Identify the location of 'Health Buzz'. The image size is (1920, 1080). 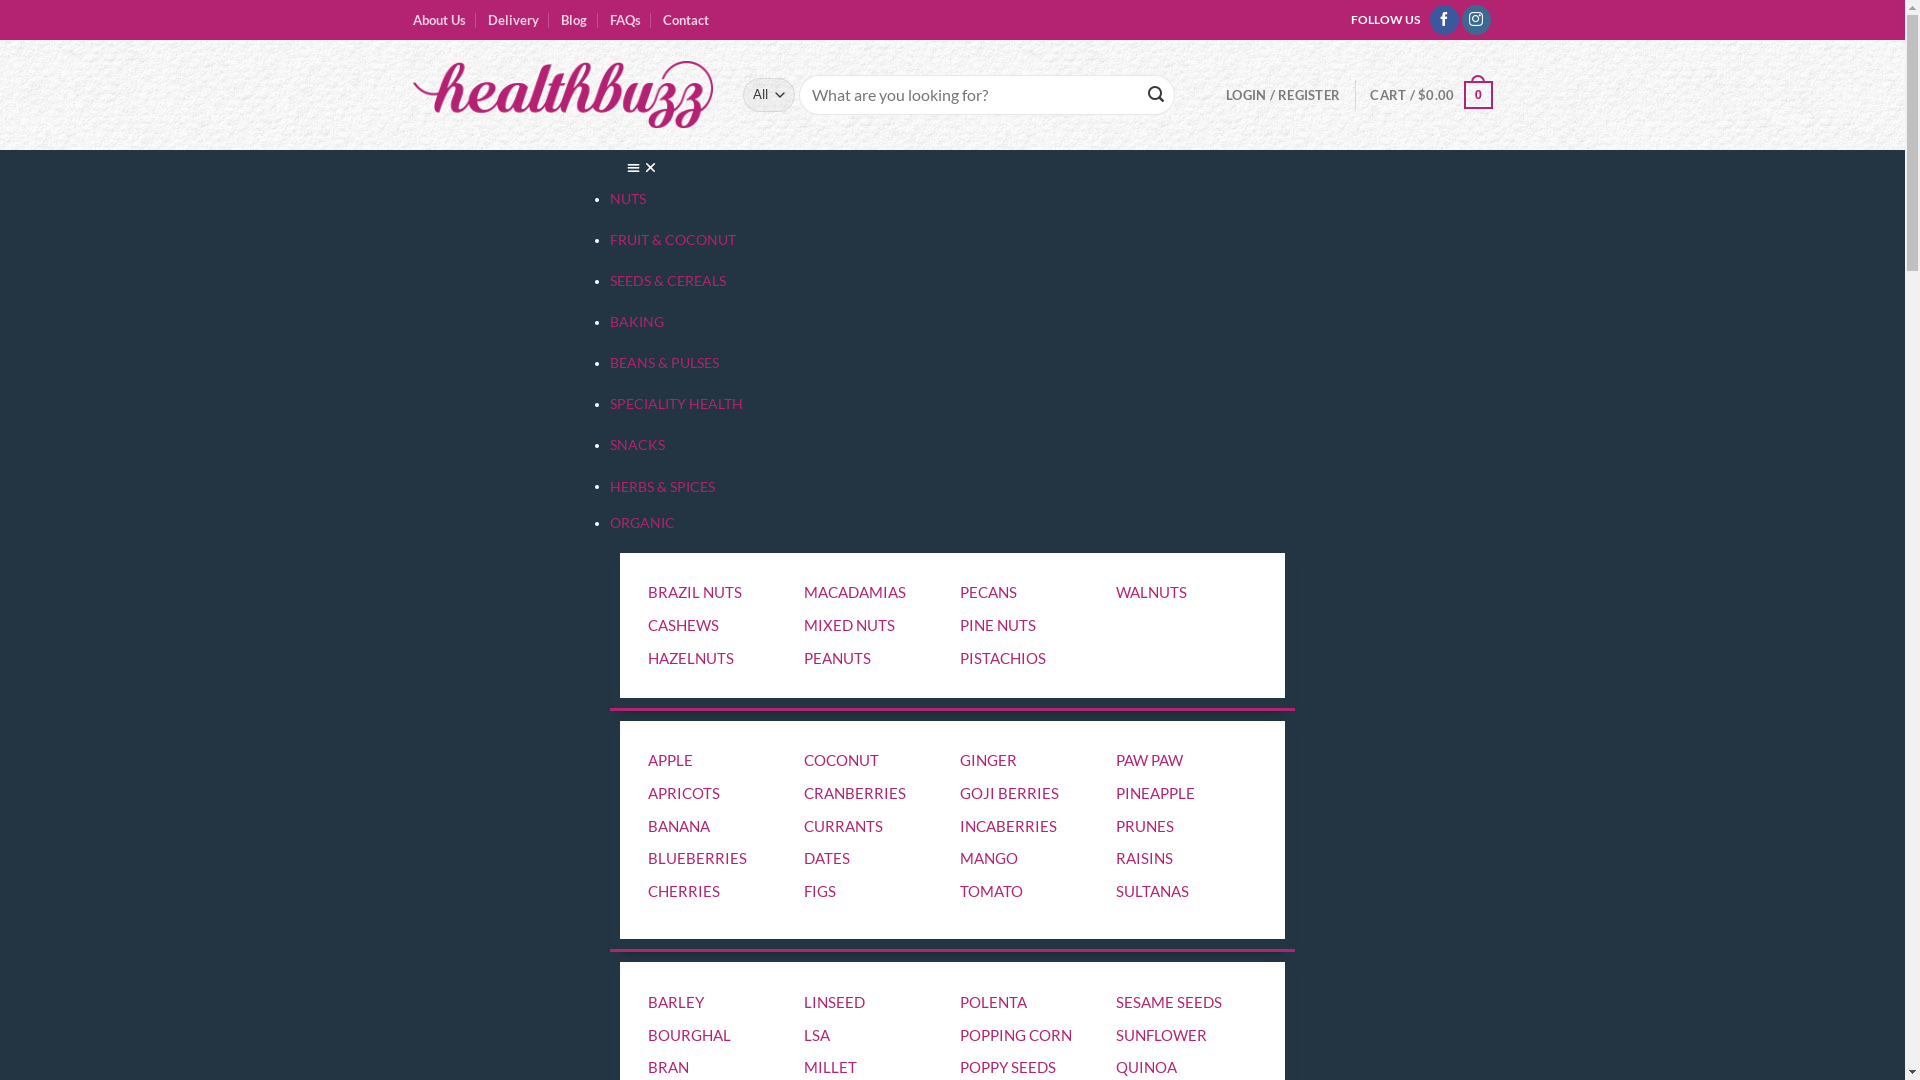
(560, 95).